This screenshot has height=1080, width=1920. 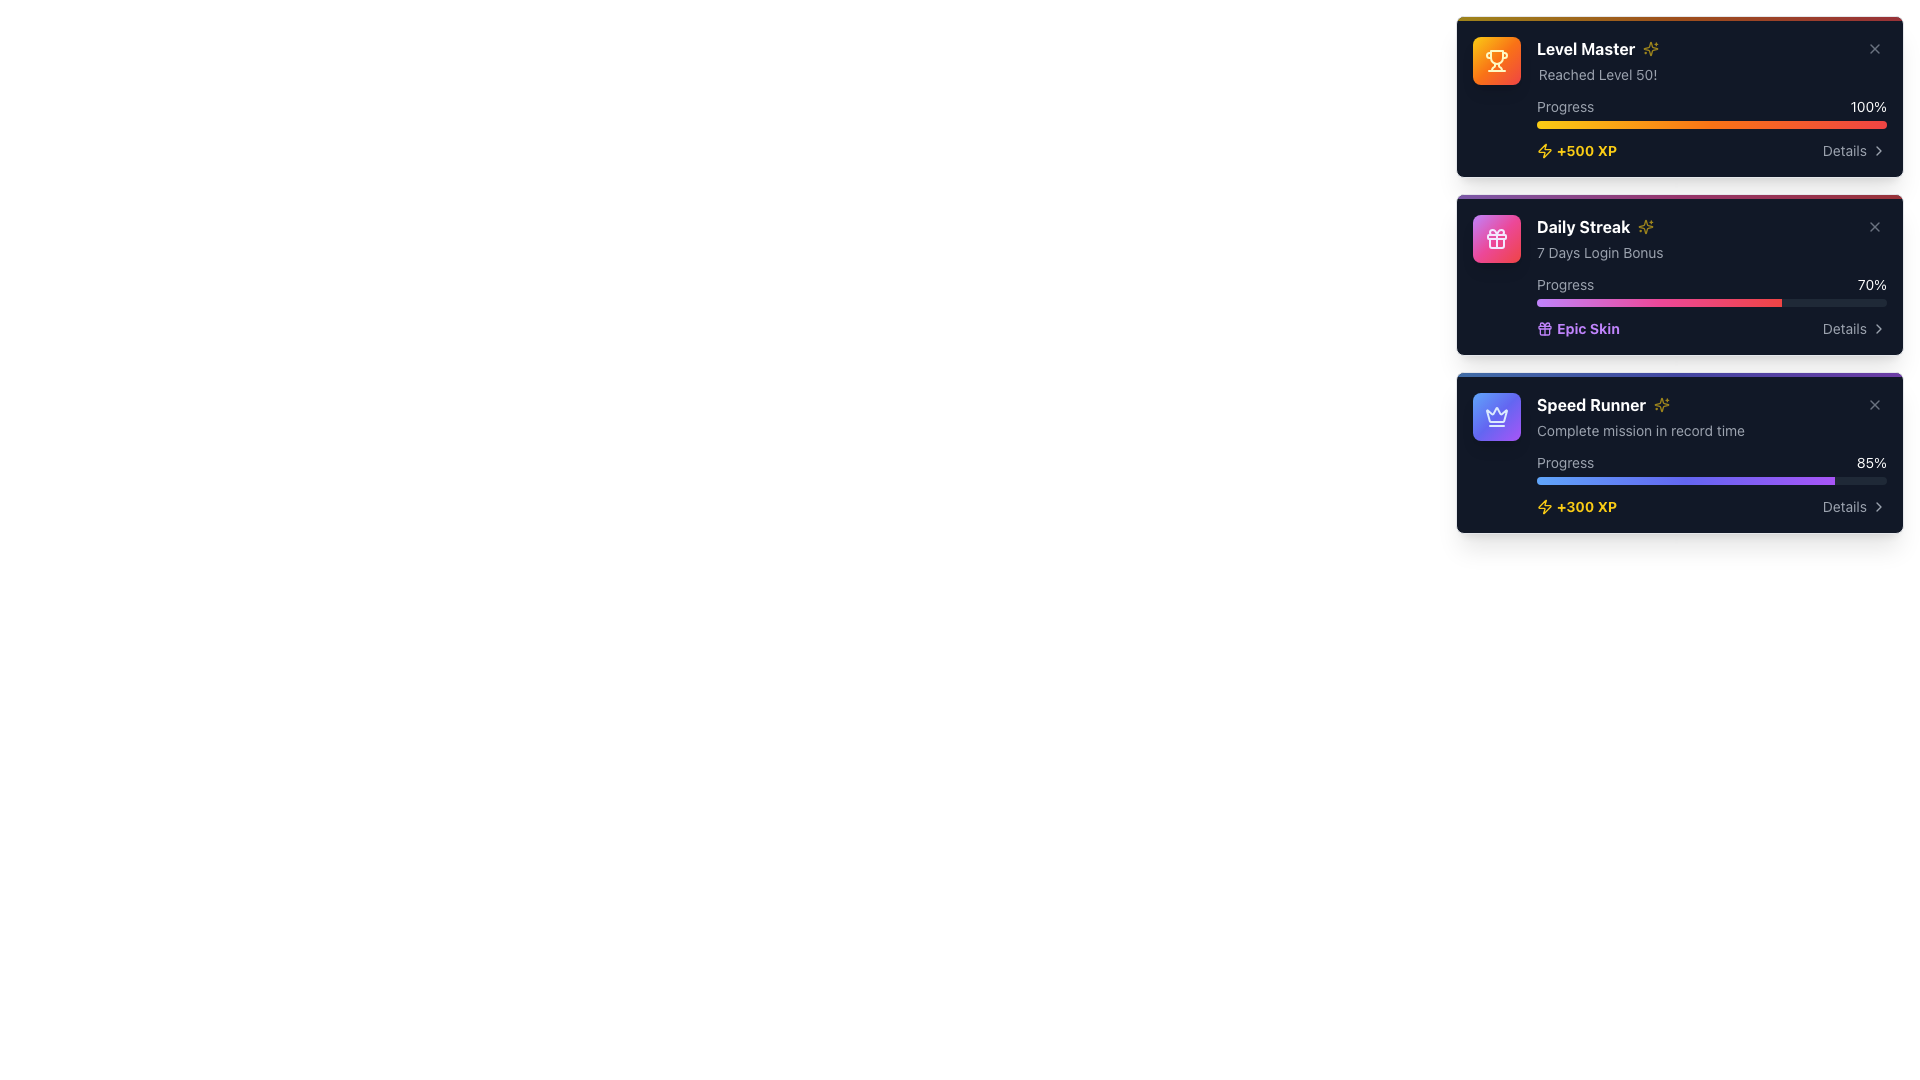 I want to click on the information in the Achievement card header titled 'Level Master' with a subtitle 'Reached Level 50!' located at the top of the progress cards list, so click(x=1711, y=60).